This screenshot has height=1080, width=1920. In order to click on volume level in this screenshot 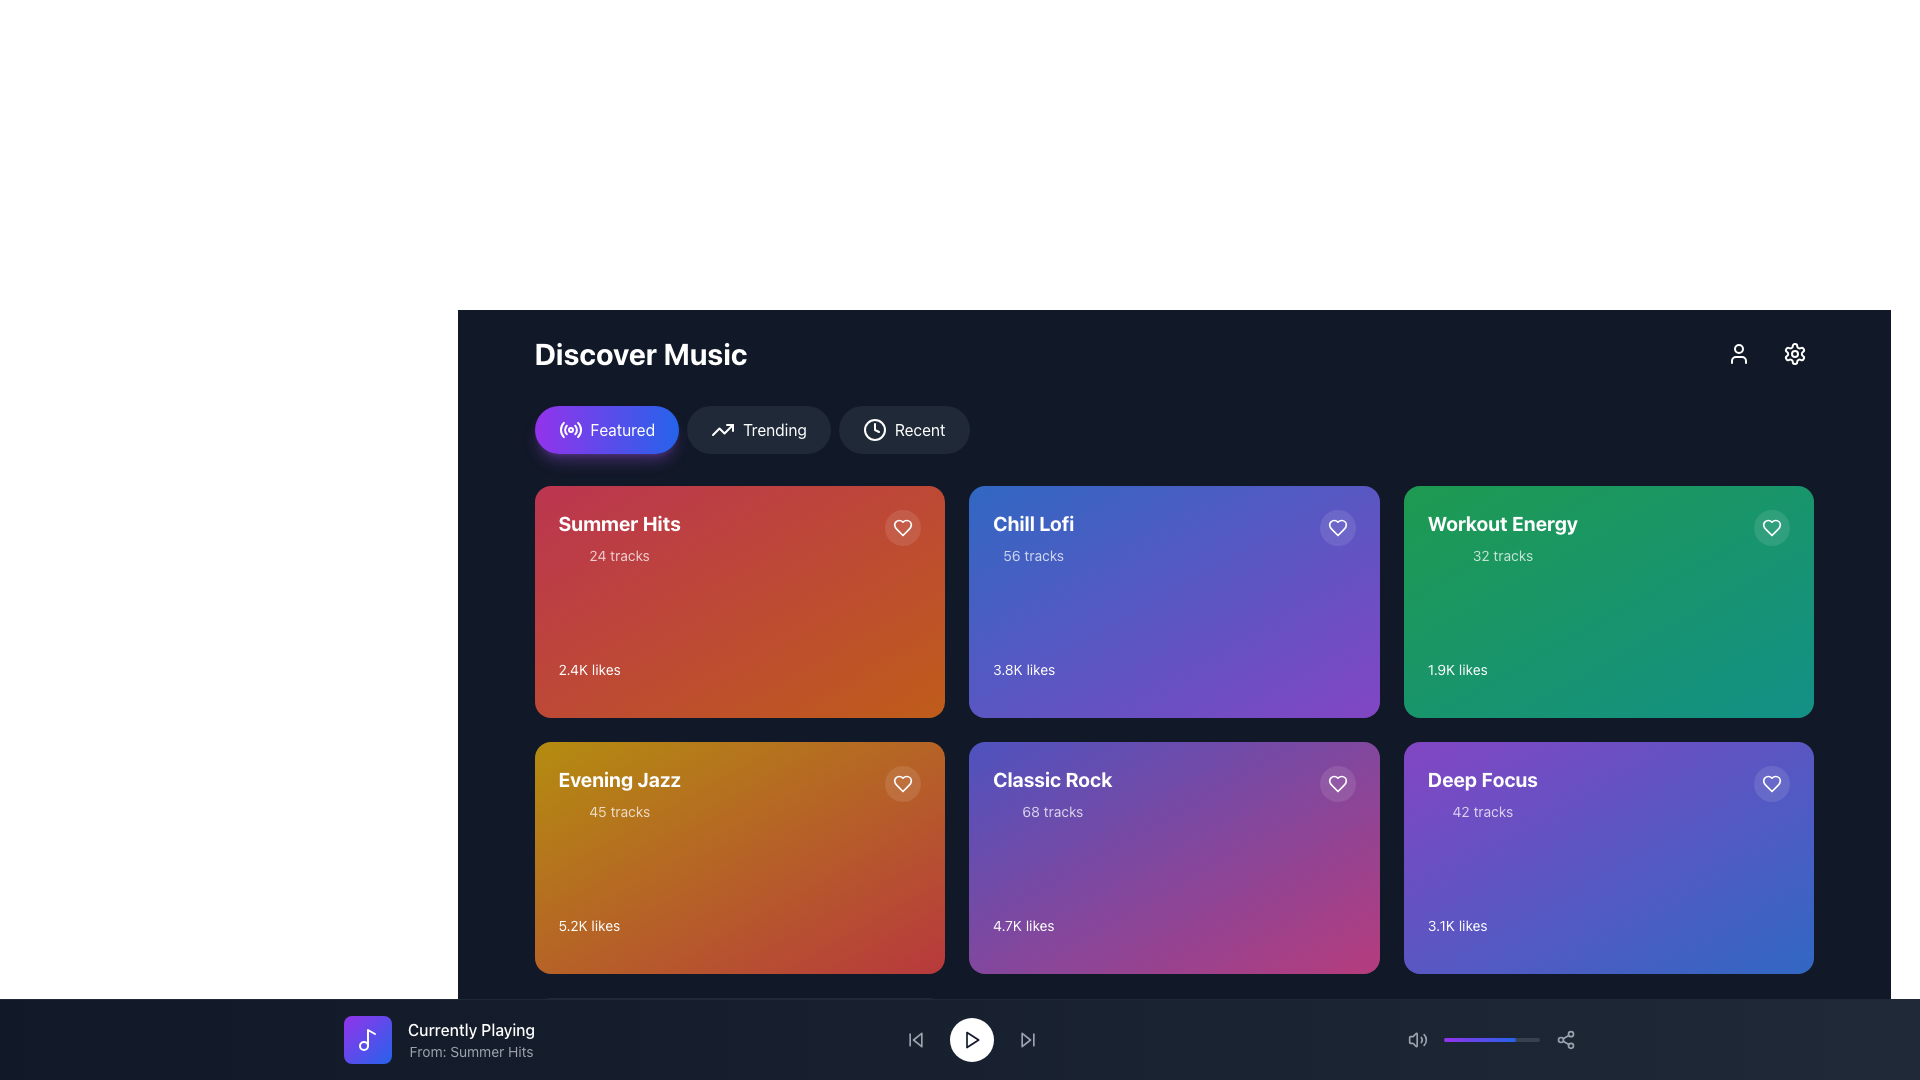, I will do `click(1508, 1039)`.